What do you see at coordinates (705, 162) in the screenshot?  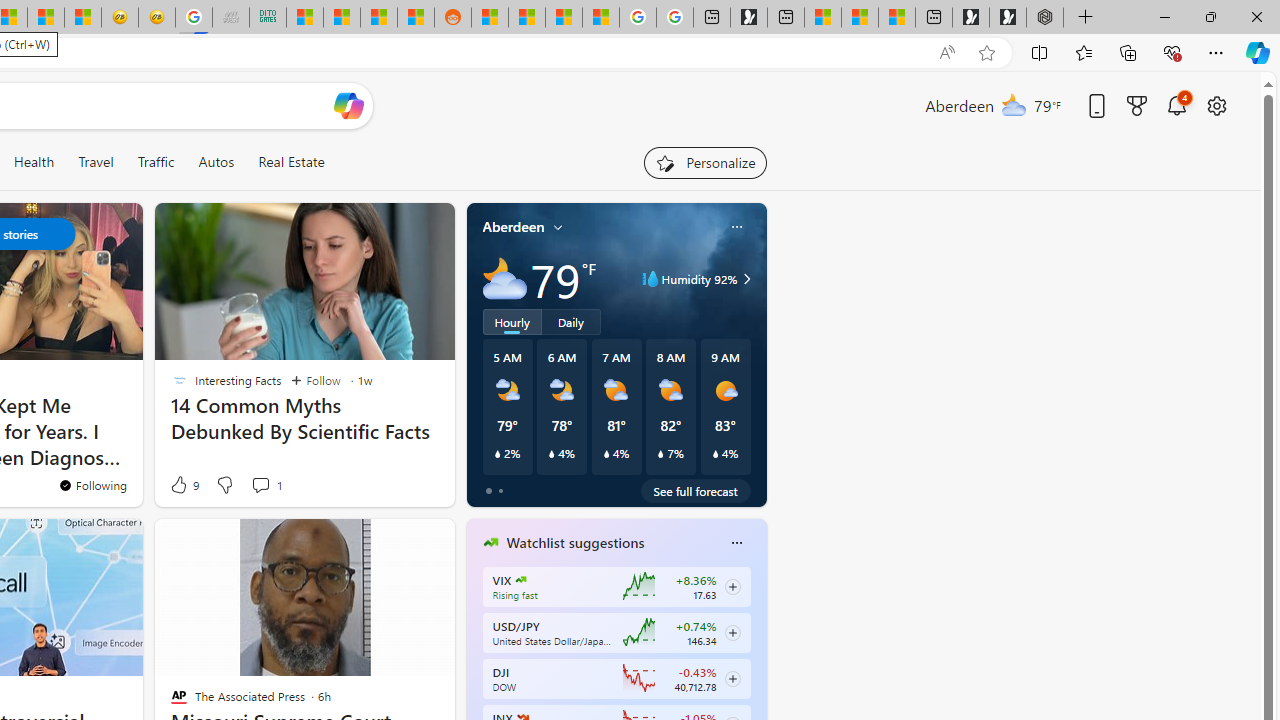 I see `'Personalize your feed"'` at bounding box center [705, 162].